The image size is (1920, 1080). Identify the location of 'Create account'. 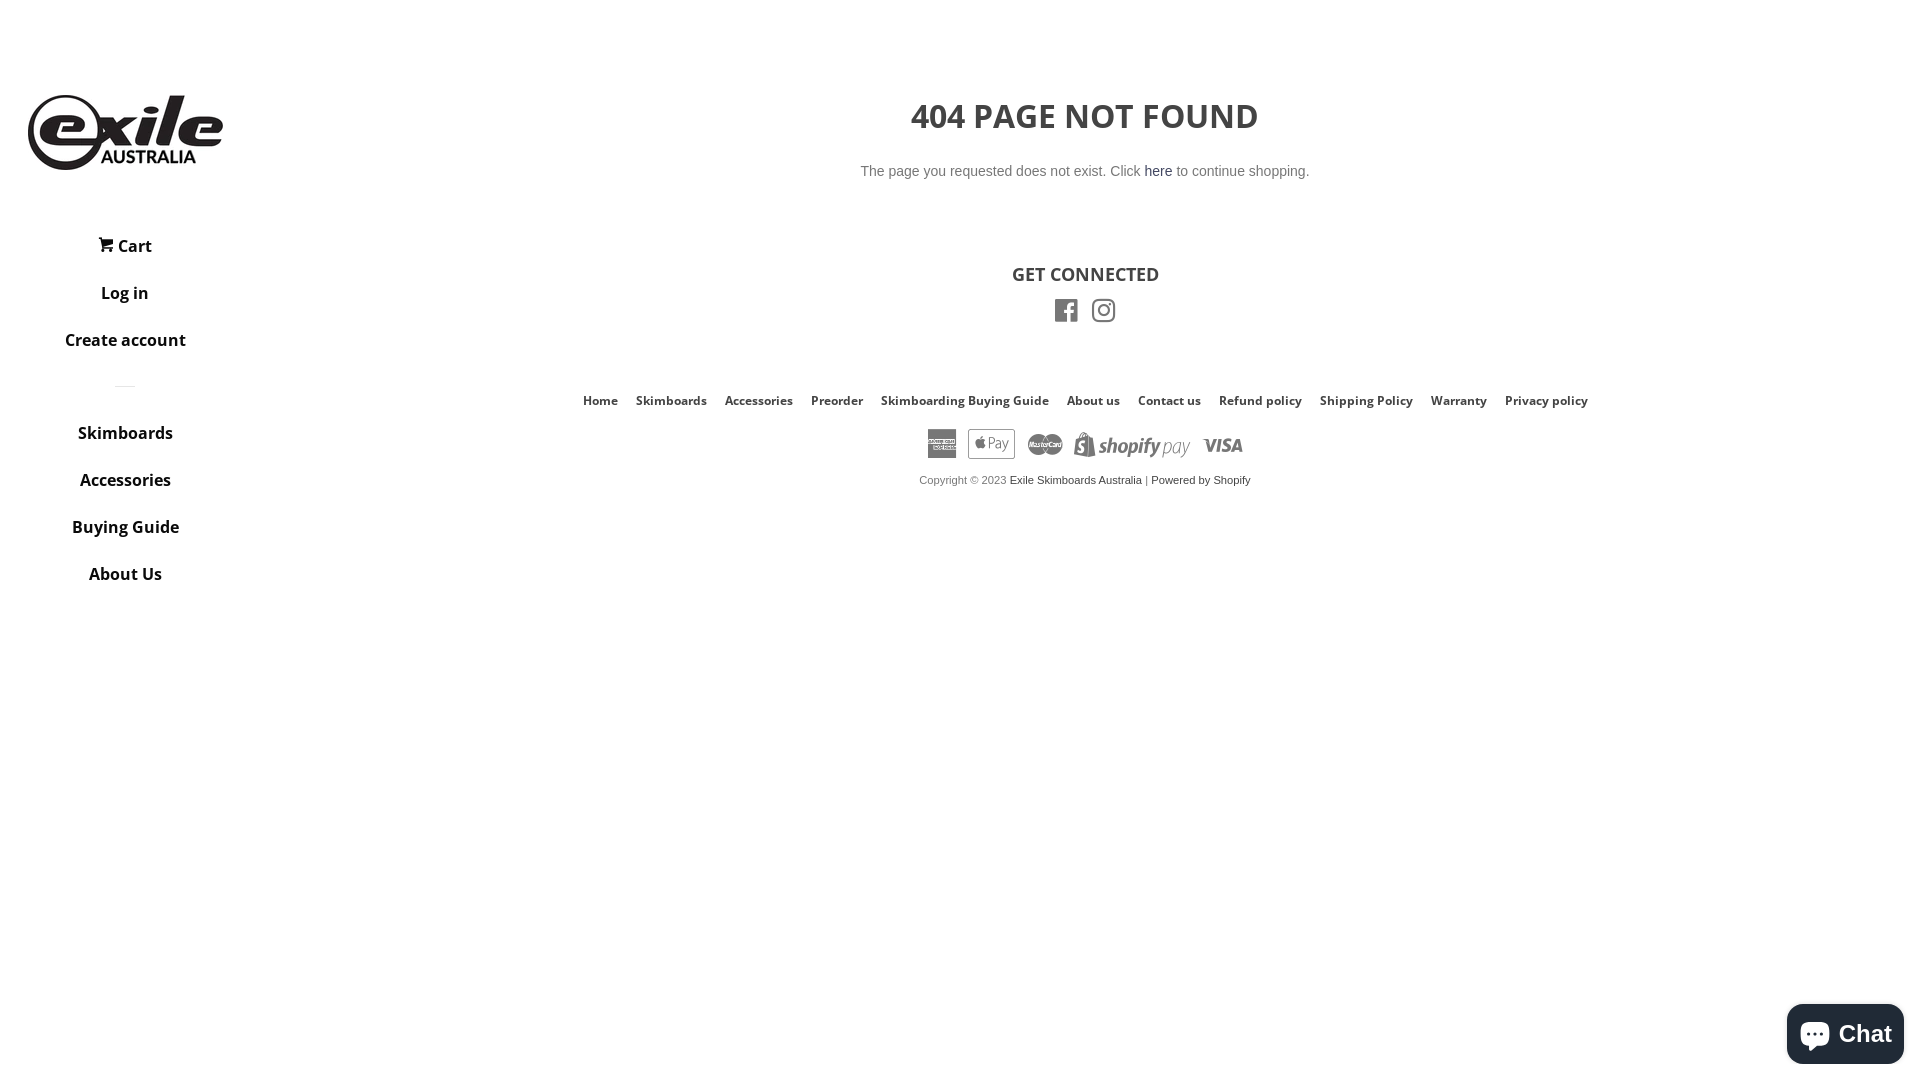
(44, 346).